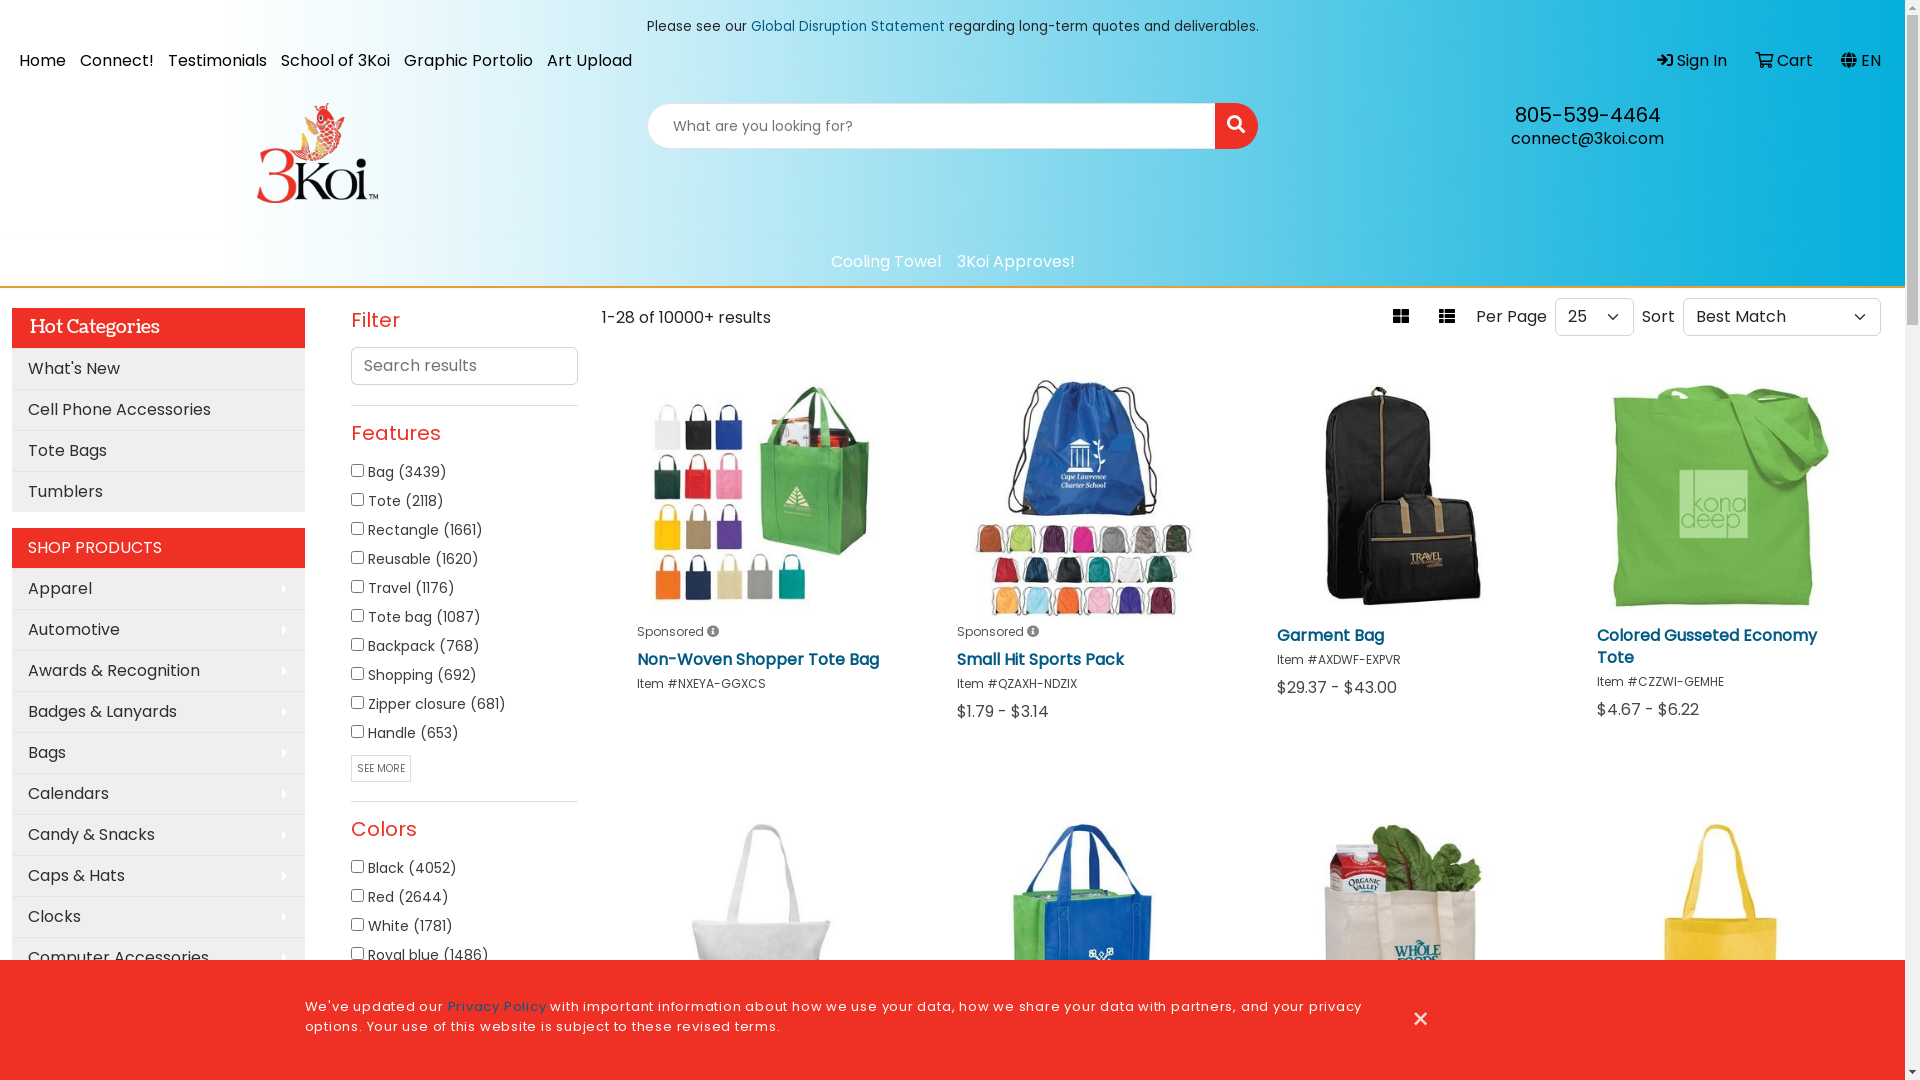  Describe the element at coordinates (157, 874) in the screenshot. I see `'Caps & Hats'` at that location.